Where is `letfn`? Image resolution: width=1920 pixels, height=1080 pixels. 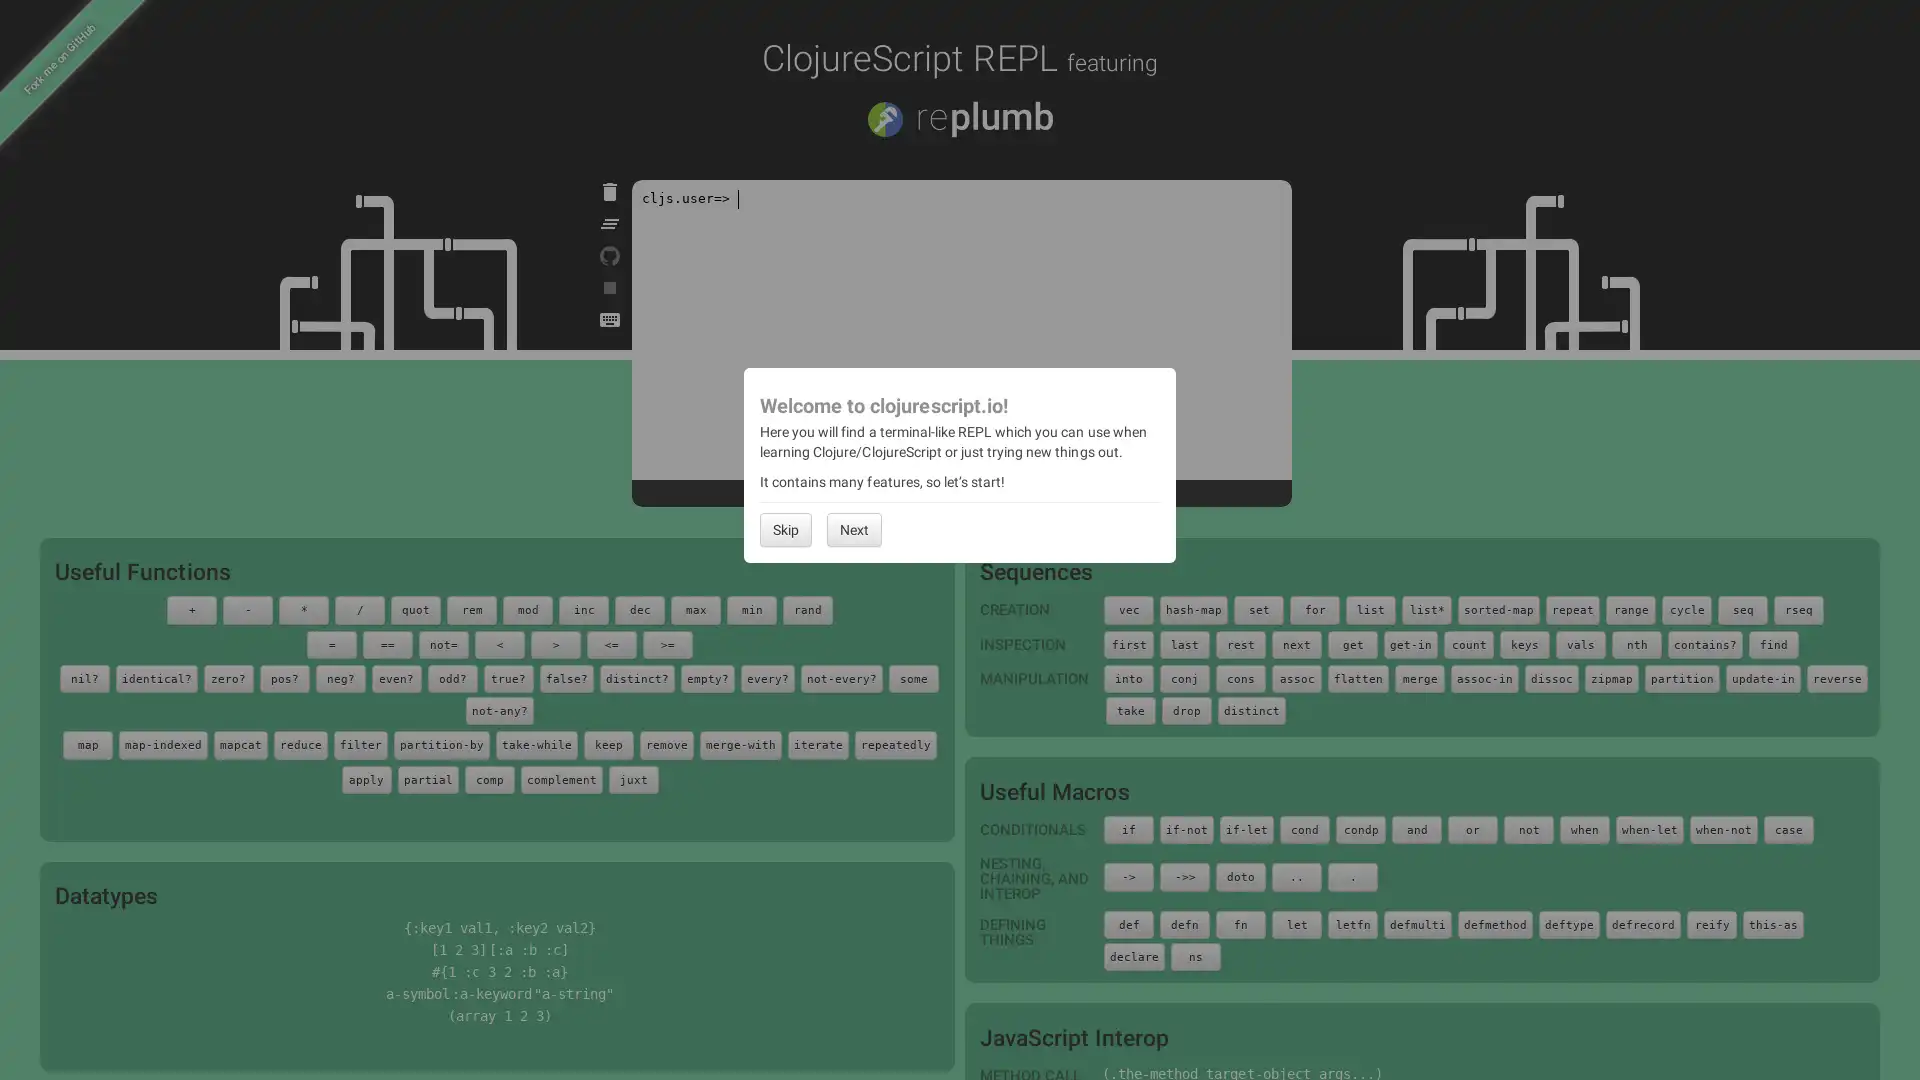
letfn is located at coordinates (1353, 924).